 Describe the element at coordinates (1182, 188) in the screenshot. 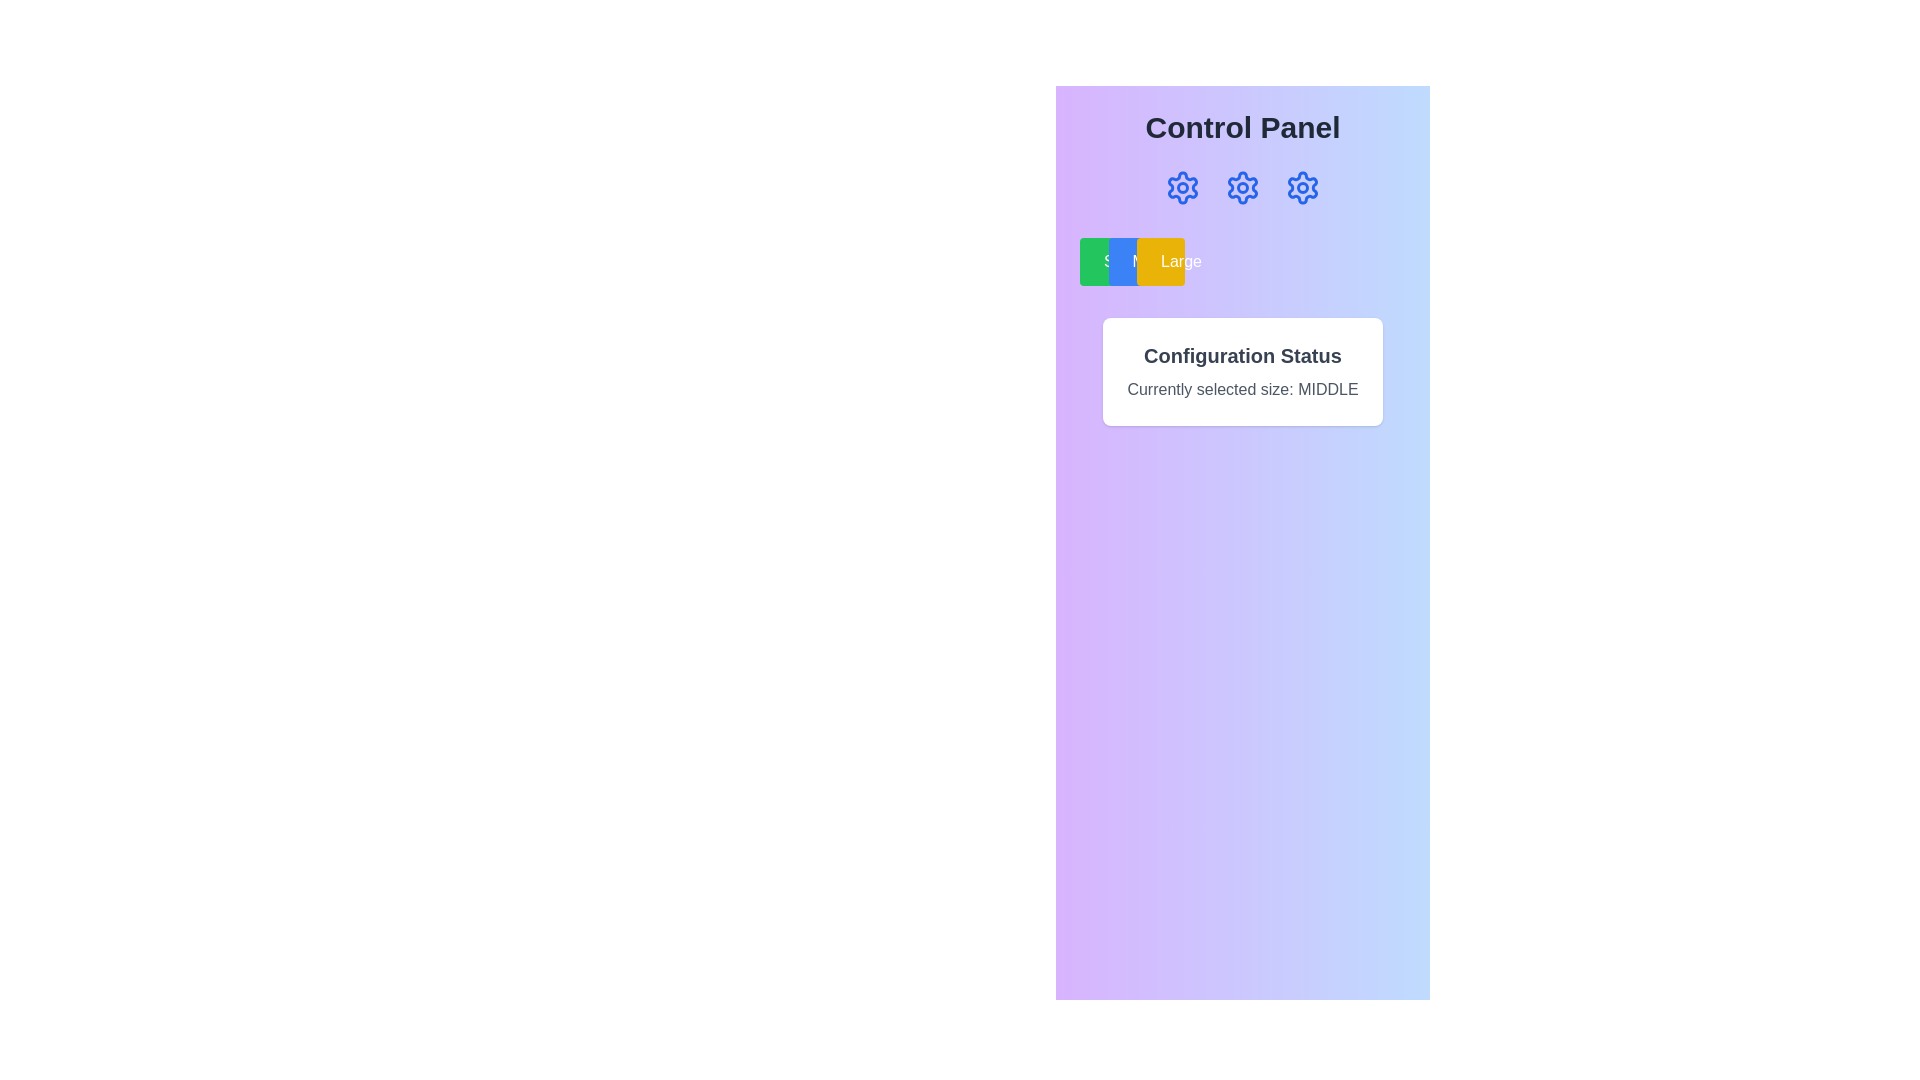

I see `the blue gear icon, which is the first icon in a series of three gear icons` at that location.